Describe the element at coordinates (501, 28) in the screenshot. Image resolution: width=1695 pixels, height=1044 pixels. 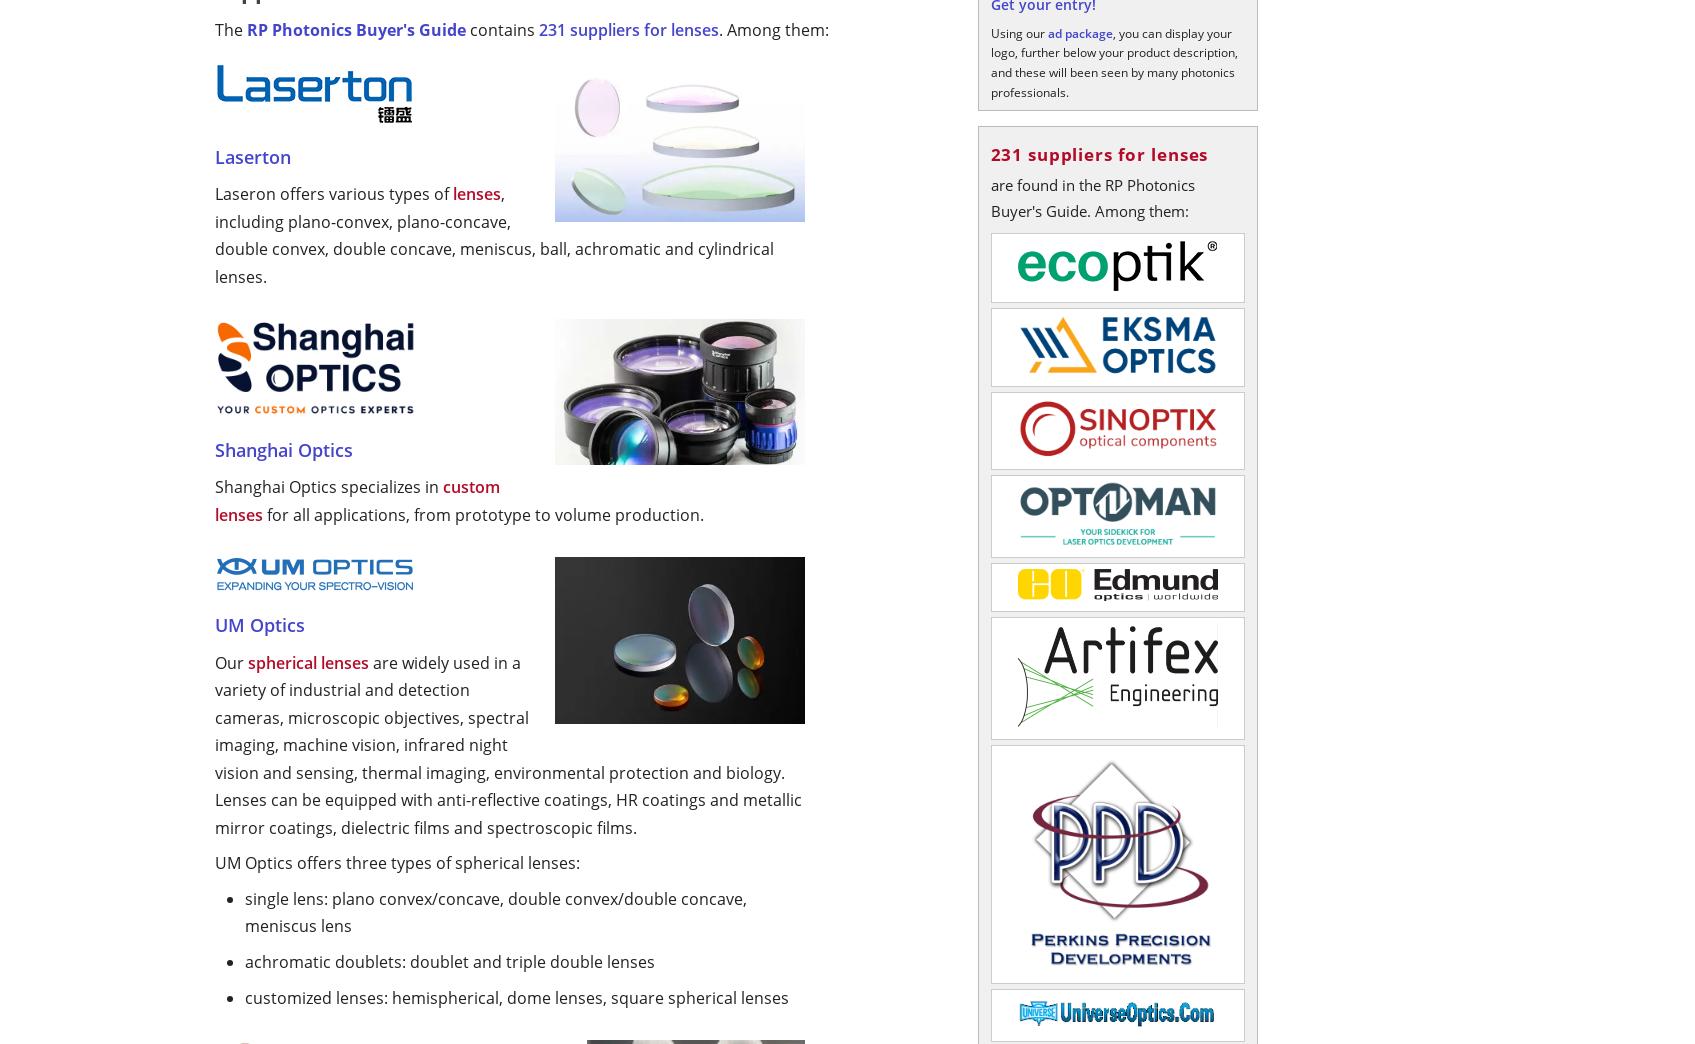
I see `'contains'` at that location.